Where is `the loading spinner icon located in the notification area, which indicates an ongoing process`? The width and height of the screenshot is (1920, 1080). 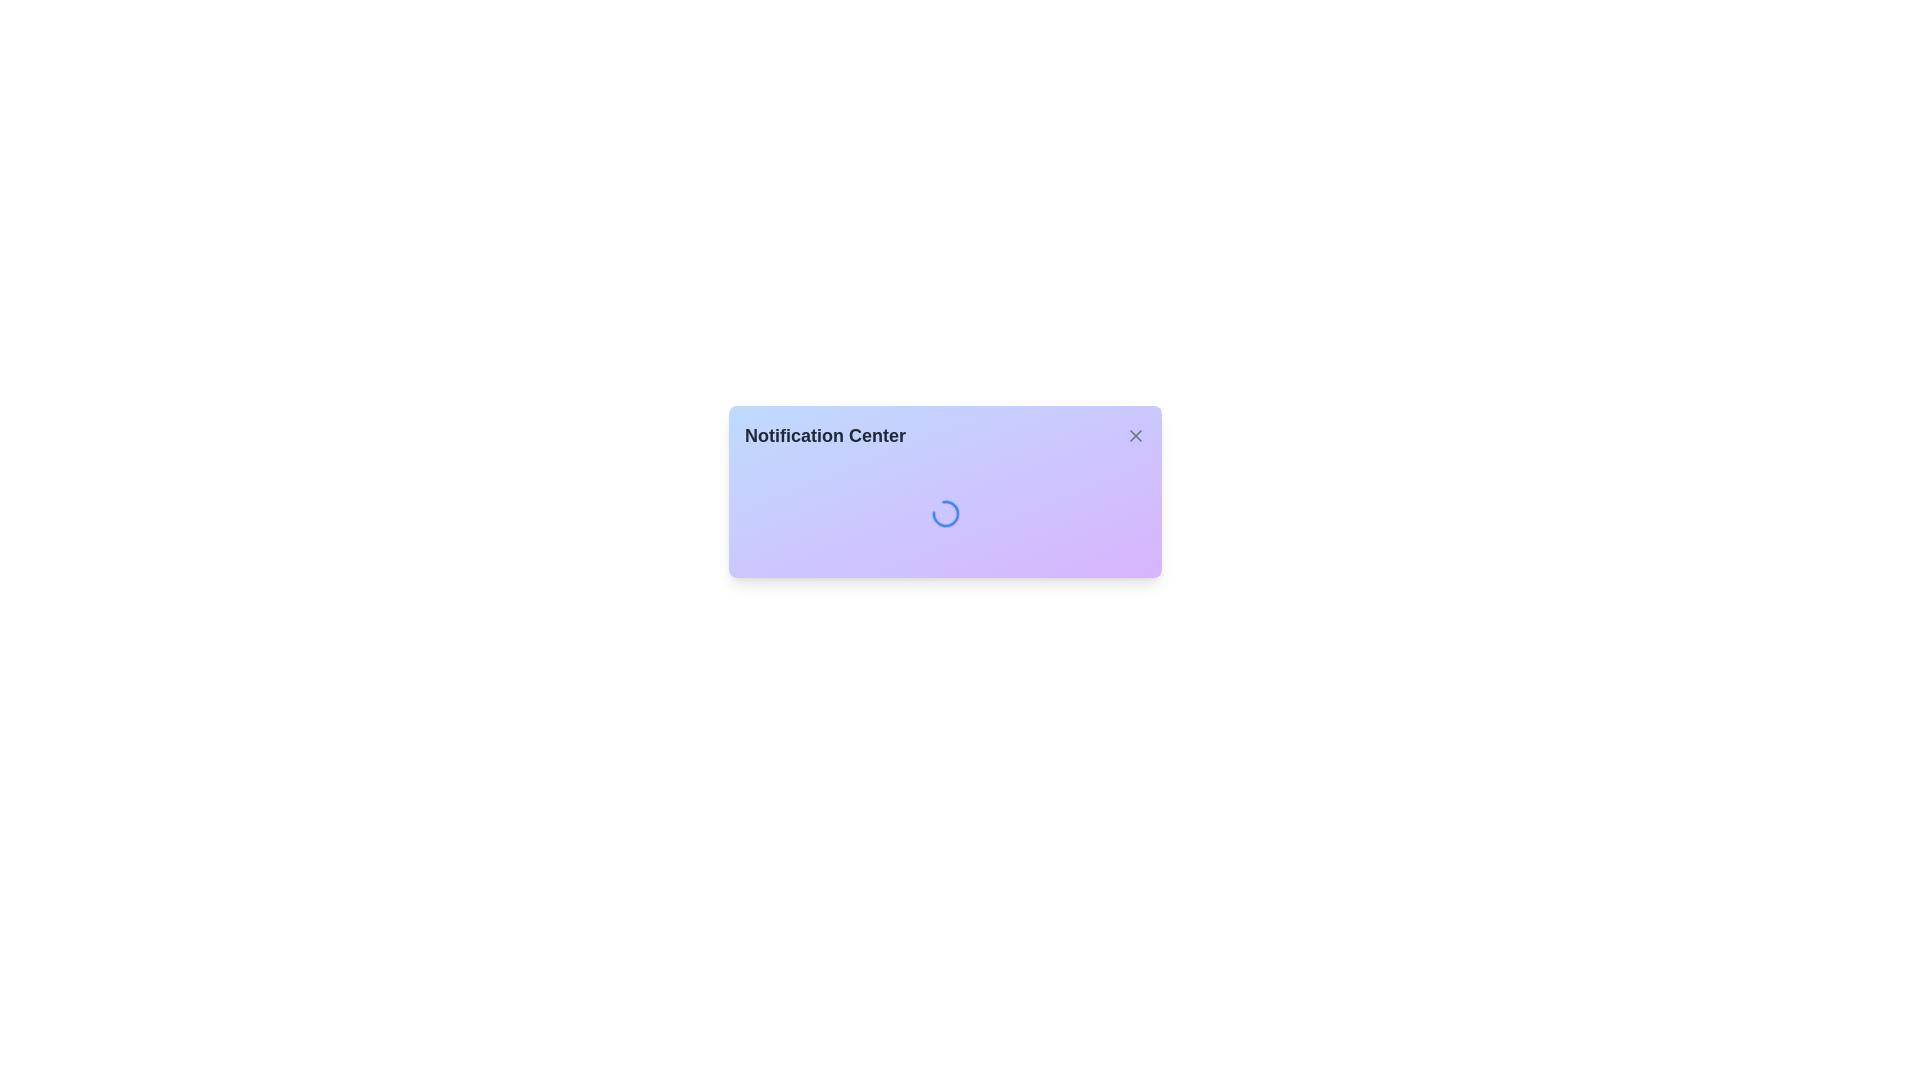
the loading spinner icon located in the notification area, which indicates an ongoing process is located at coordinates (944, 512).